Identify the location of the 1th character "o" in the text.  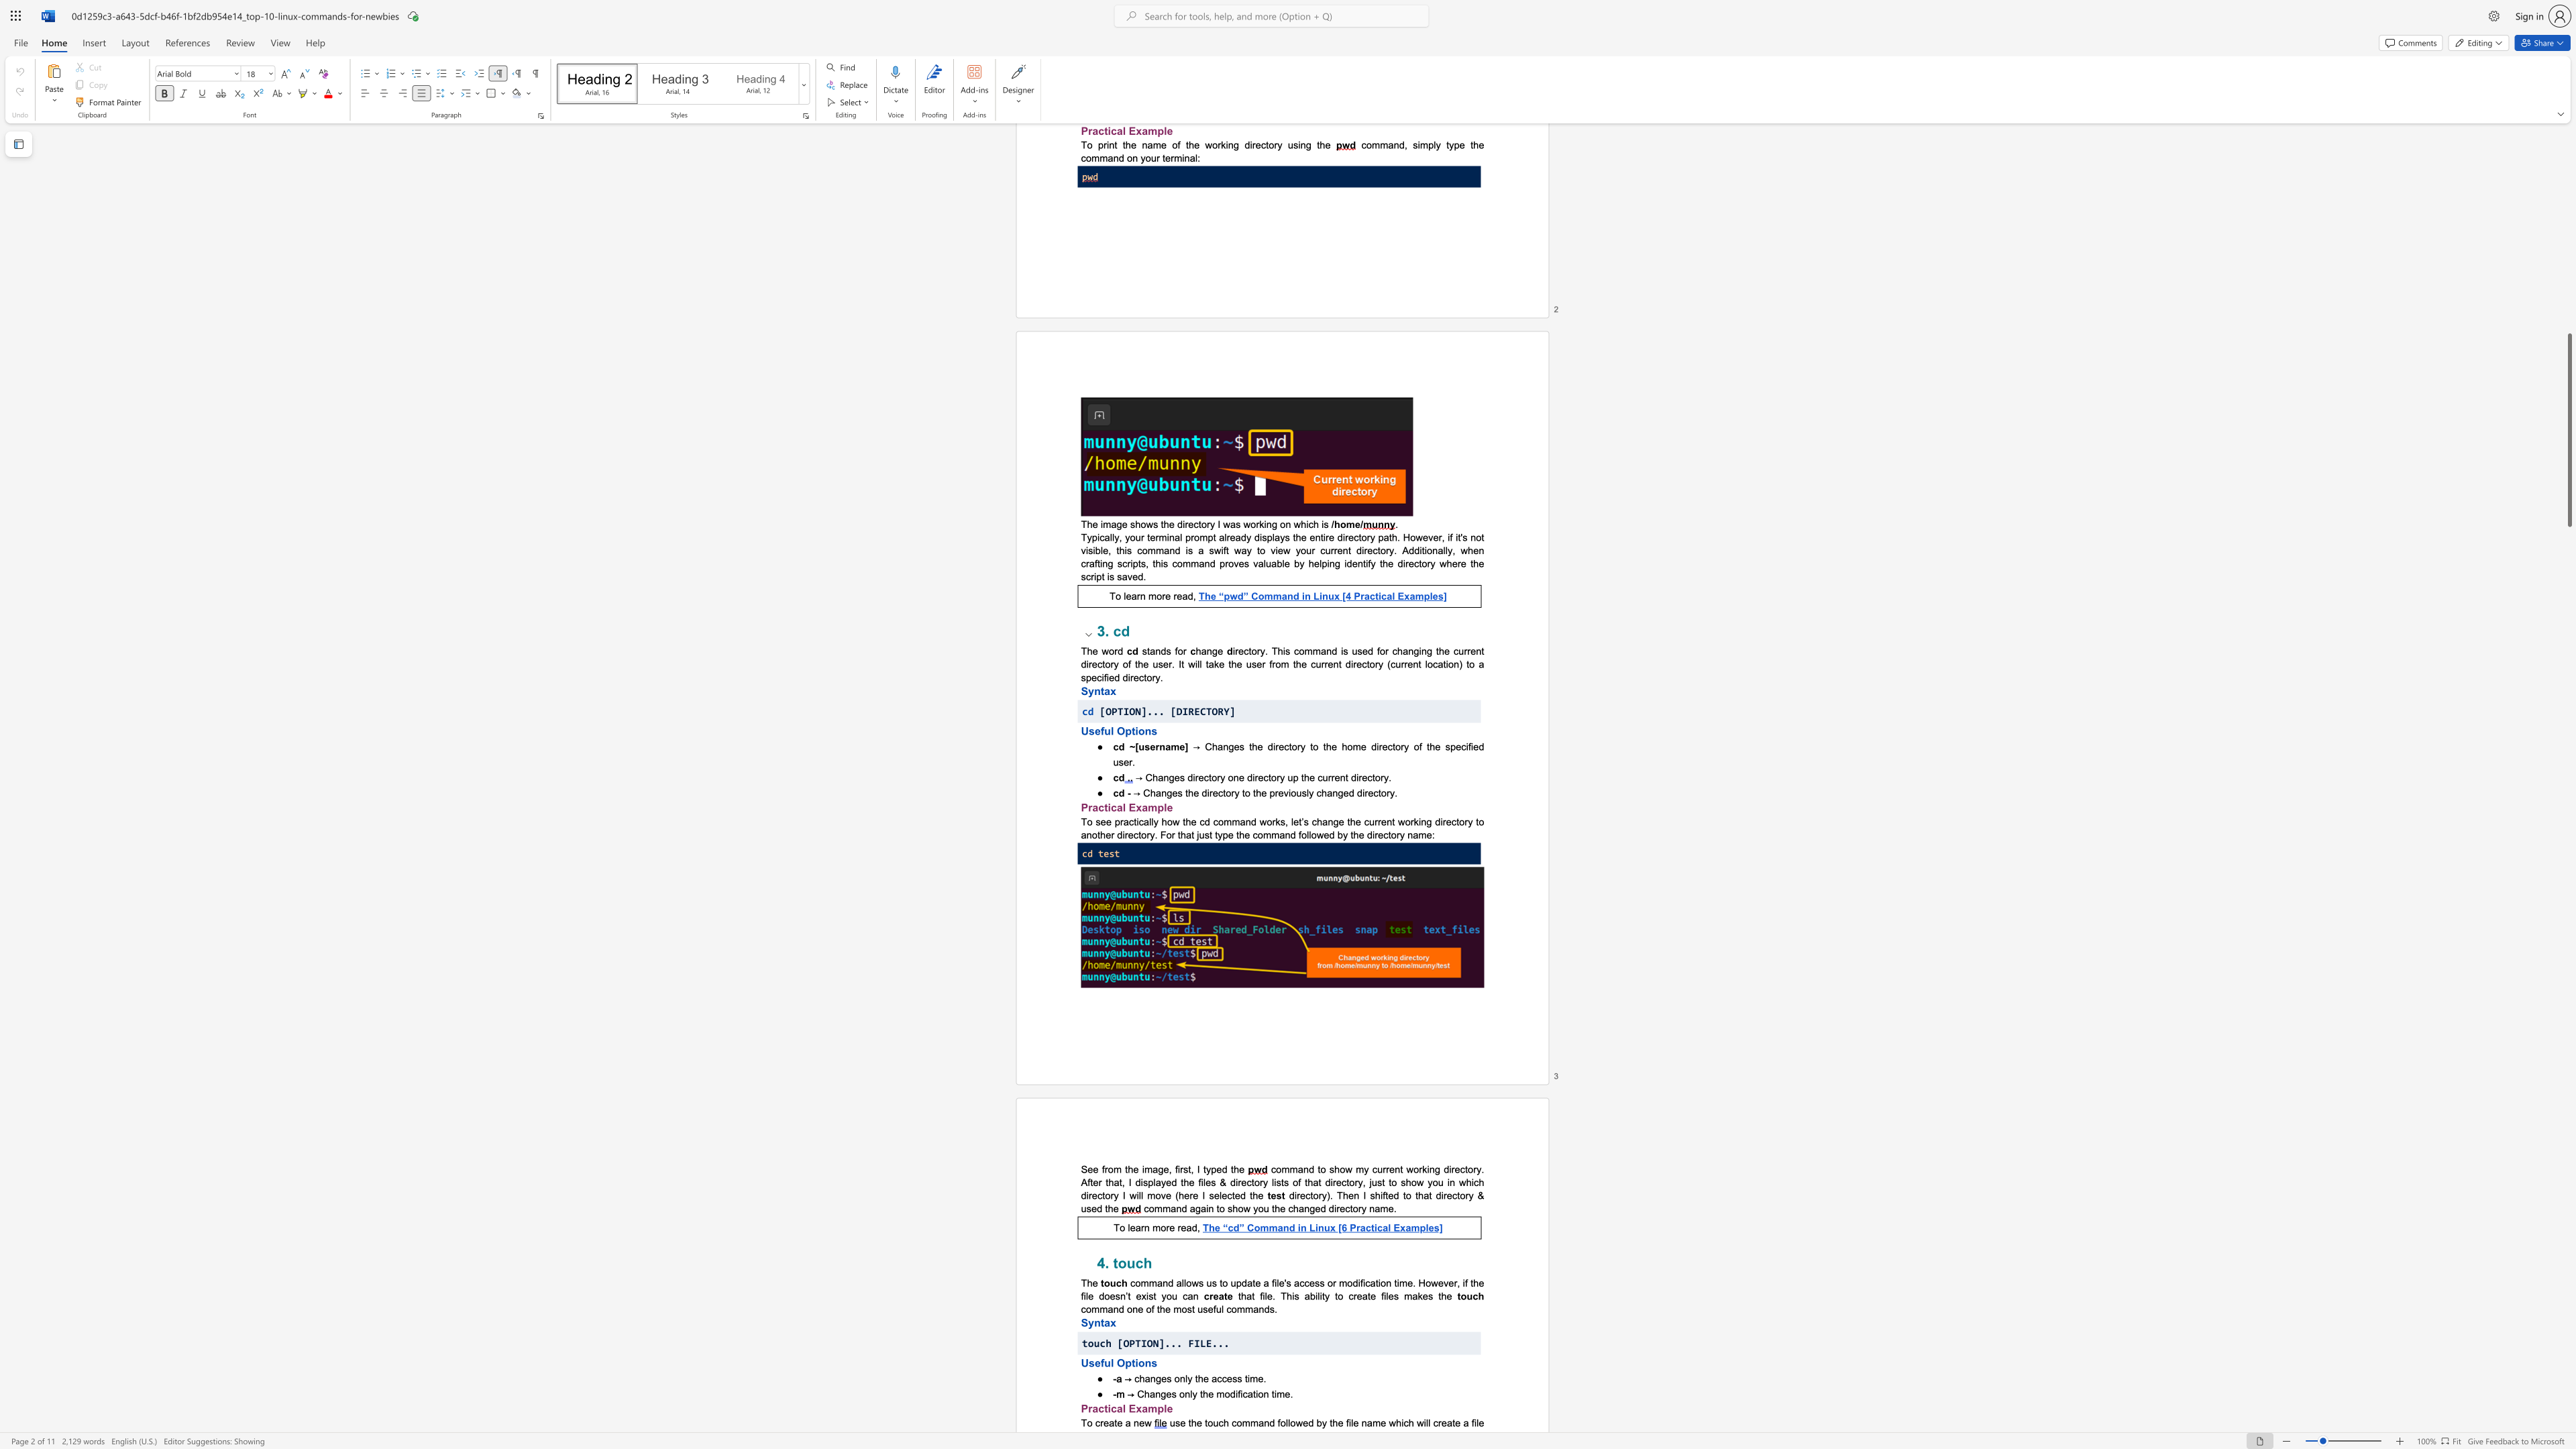
(1137, 1281).